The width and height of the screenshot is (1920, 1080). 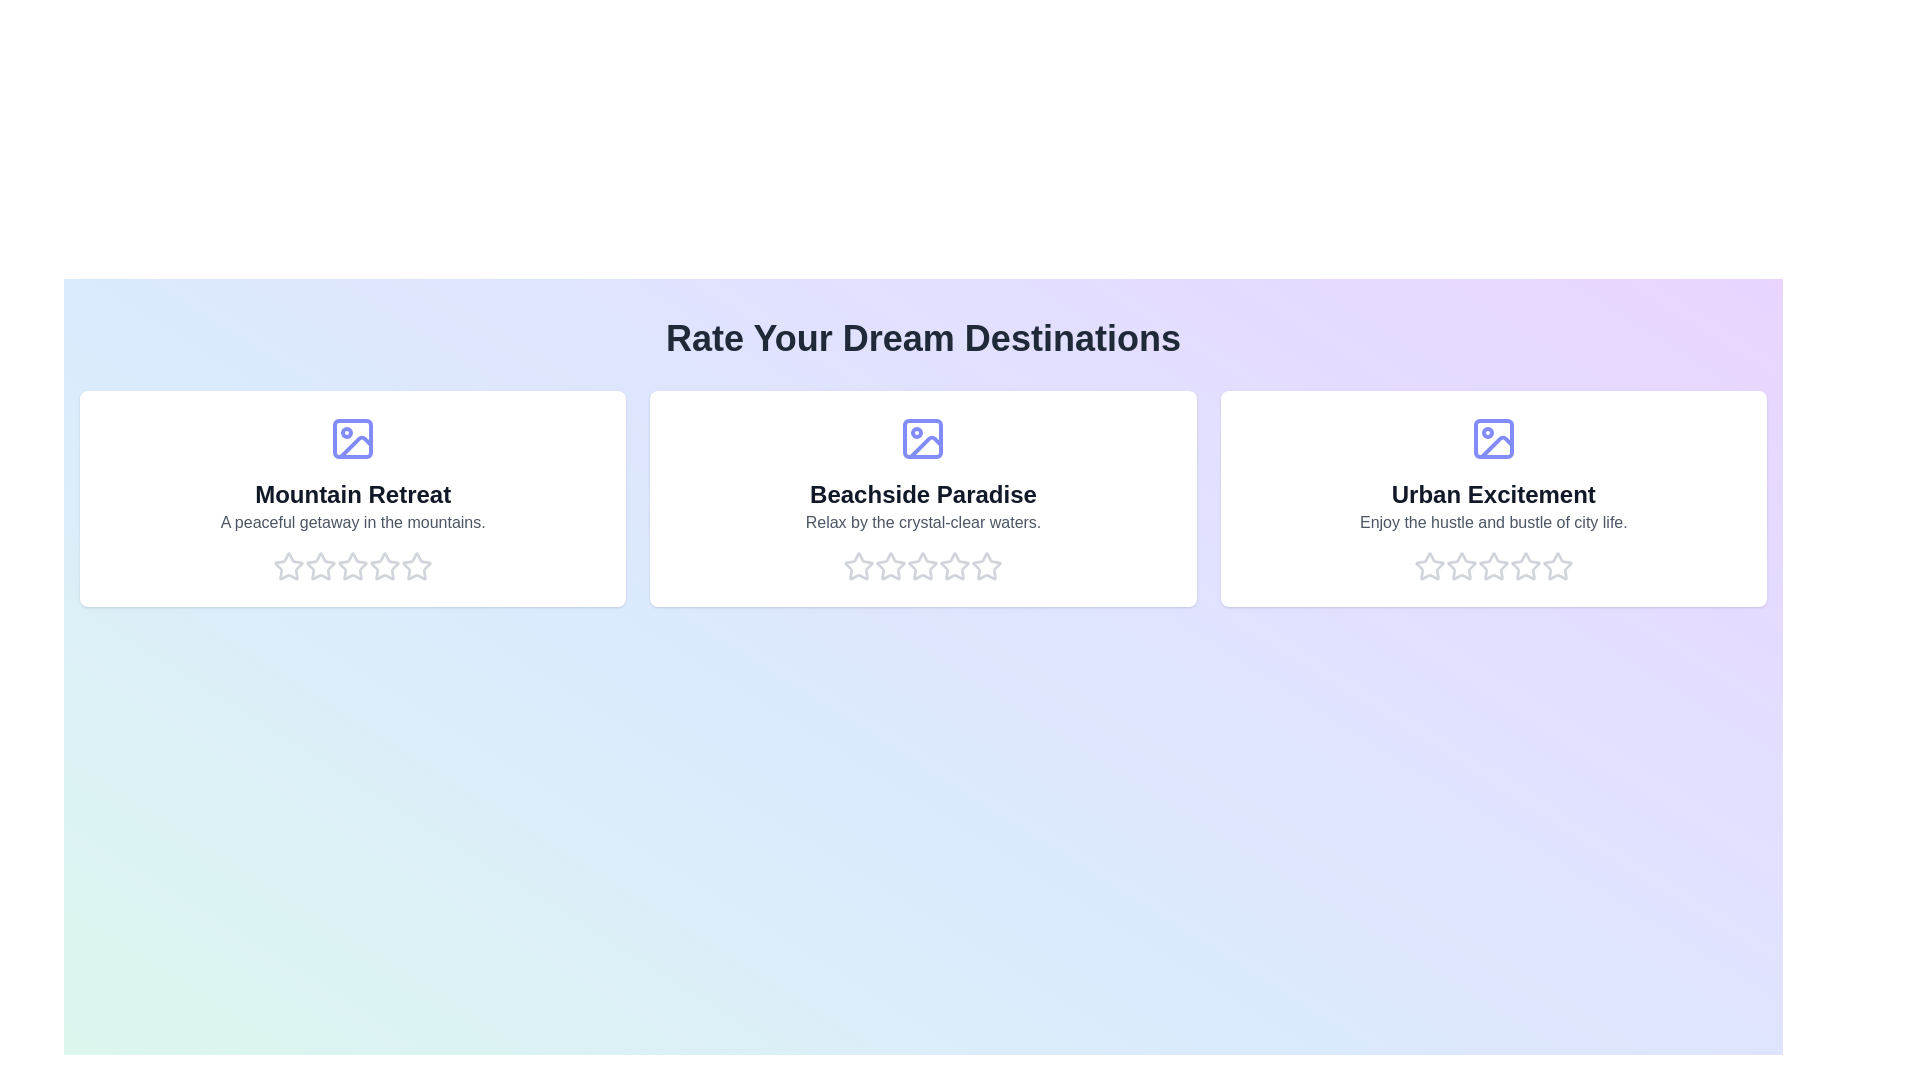 What do you see at coordinates (287, 567) in the screenshot?
I see `the rating for a destination to 1 stars` at bounding box center [287, 567].